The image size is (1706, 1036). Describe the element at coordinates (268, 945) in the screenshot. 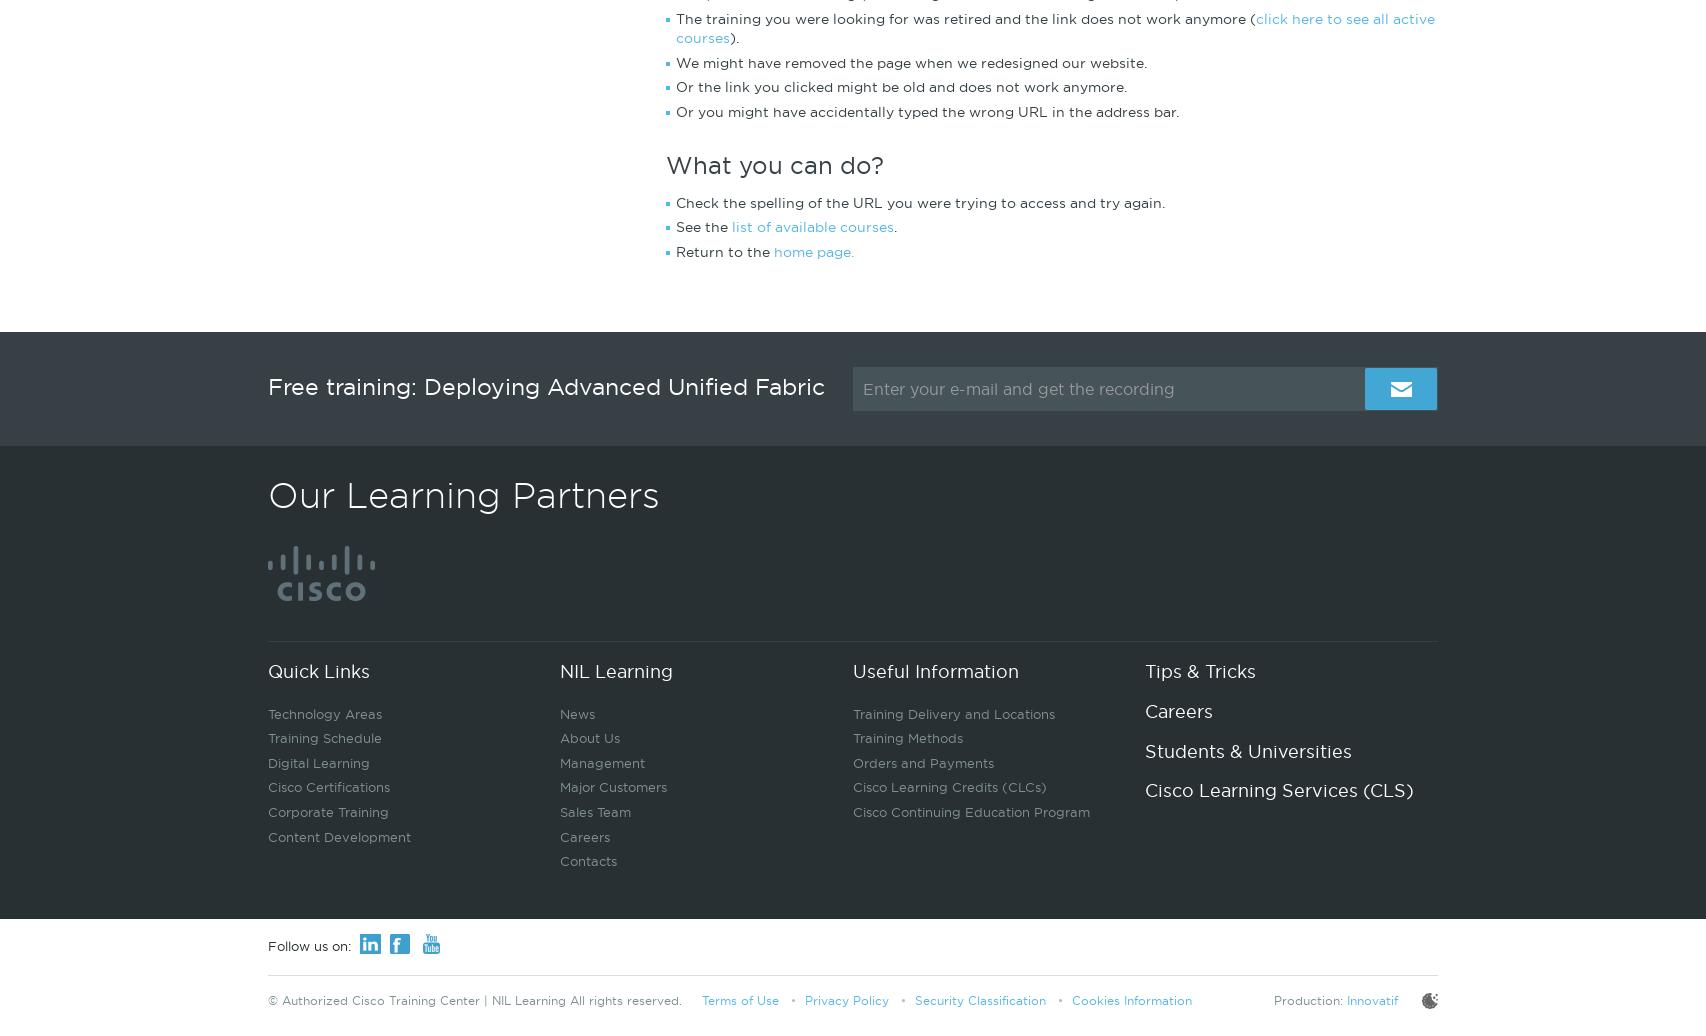

I see `'Follow us on:'` at that location.